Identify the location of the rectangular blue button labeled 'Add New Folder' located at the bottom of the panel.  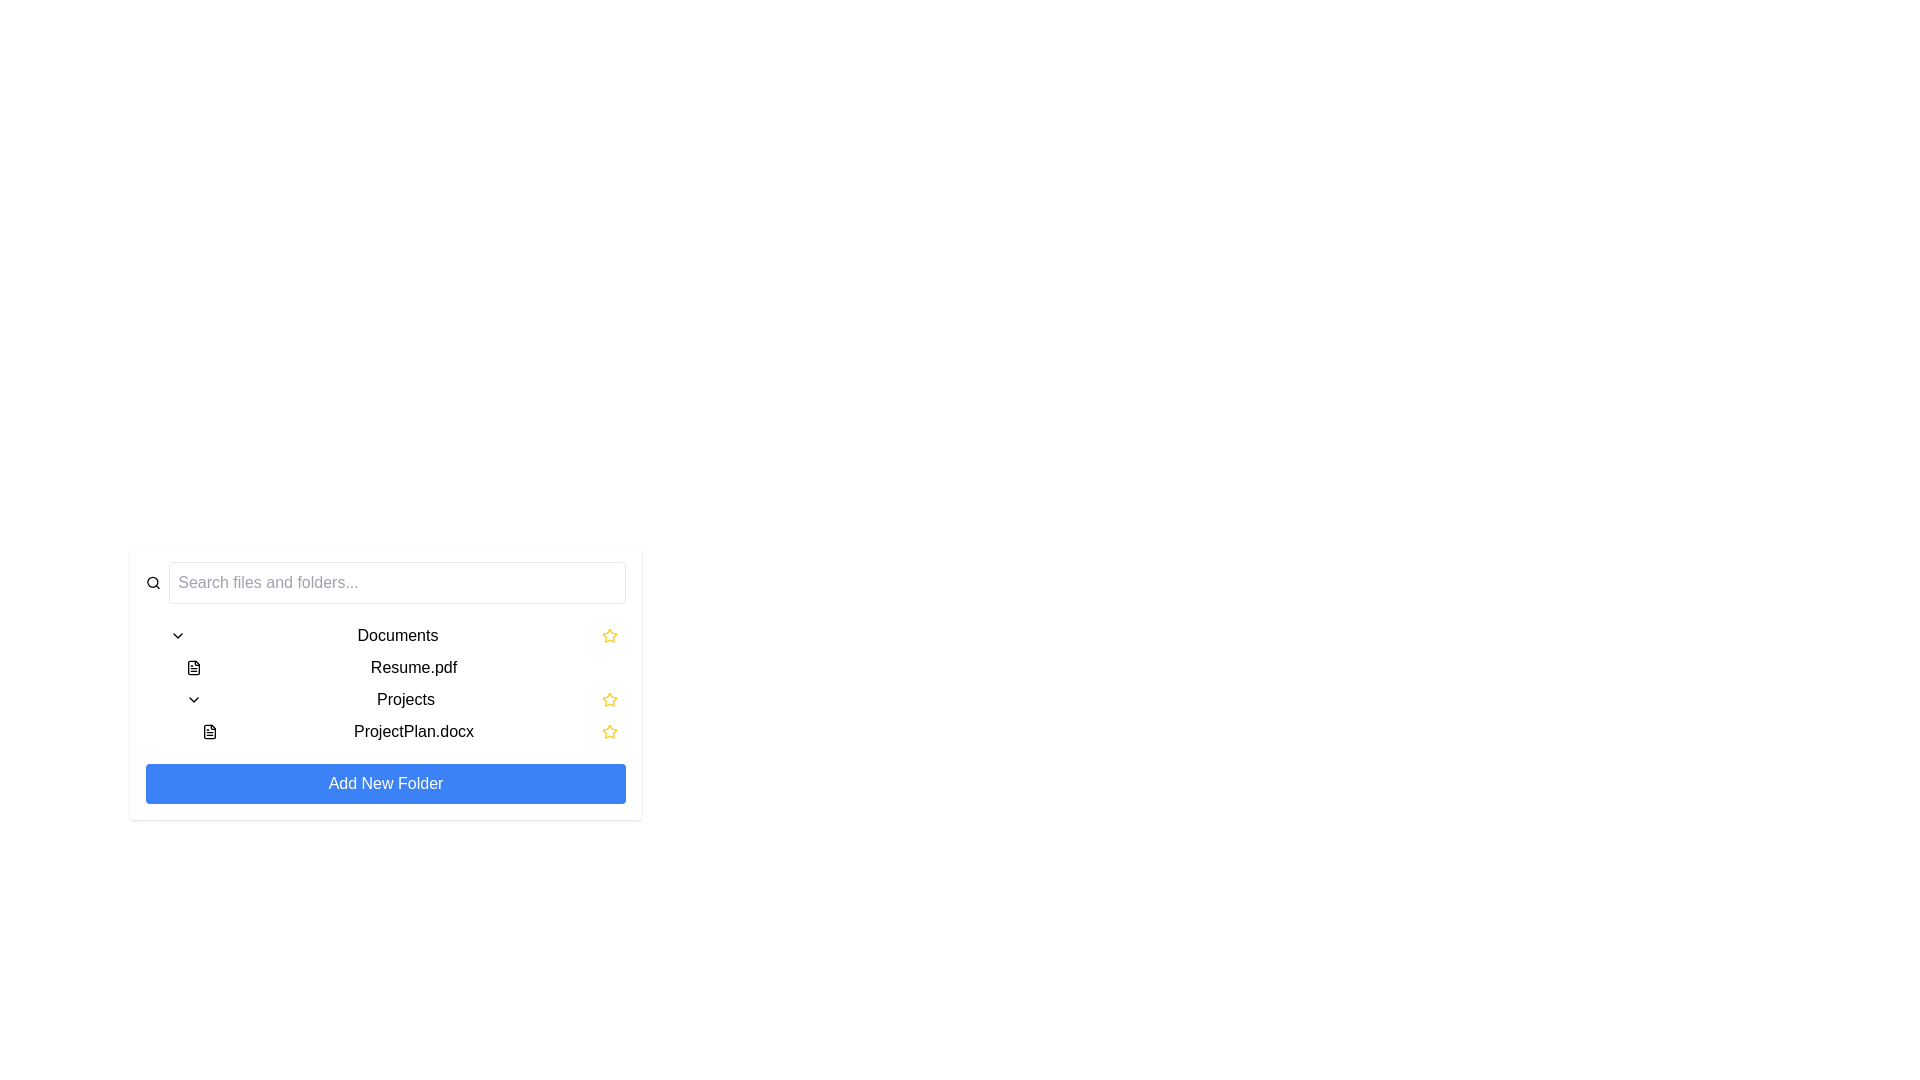
(385, 782).